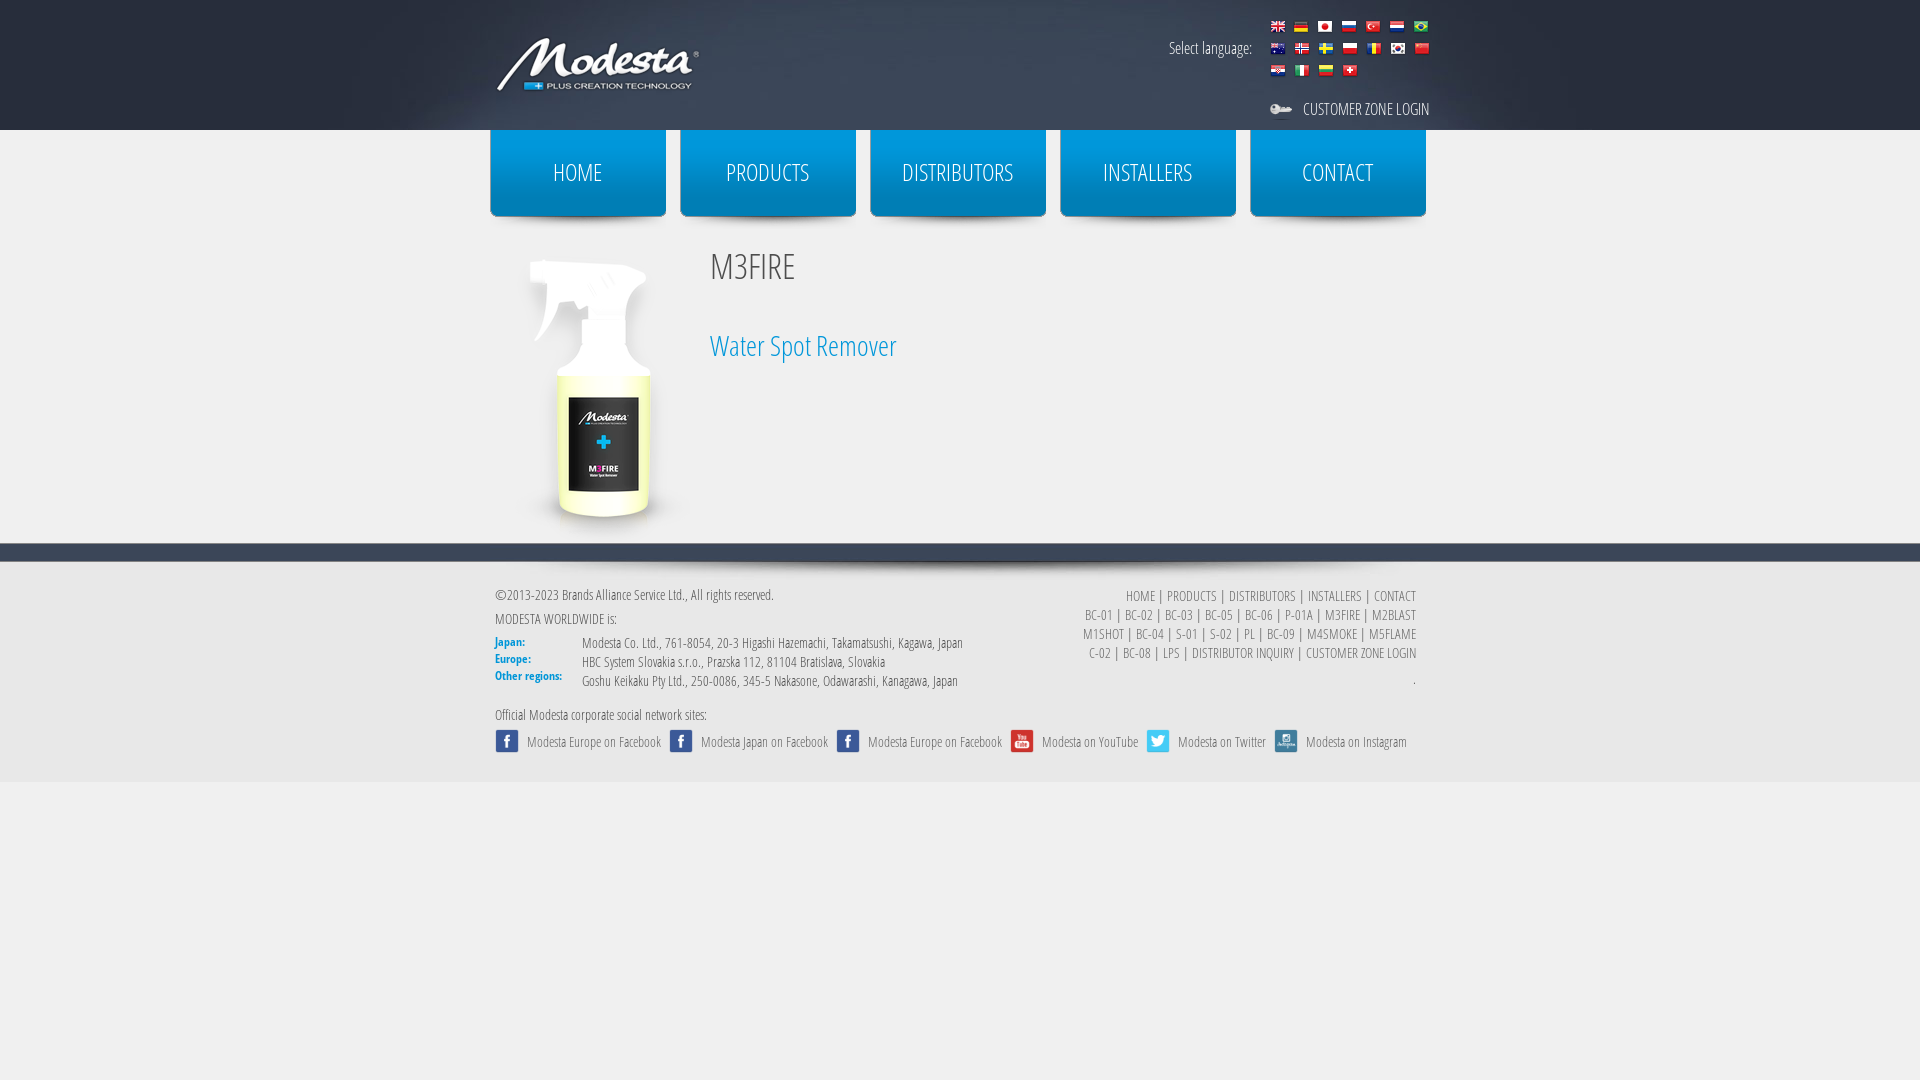  Describe the element at coordinates (1137, 652) in the screenshot. I see `'BC-08'` at that location.